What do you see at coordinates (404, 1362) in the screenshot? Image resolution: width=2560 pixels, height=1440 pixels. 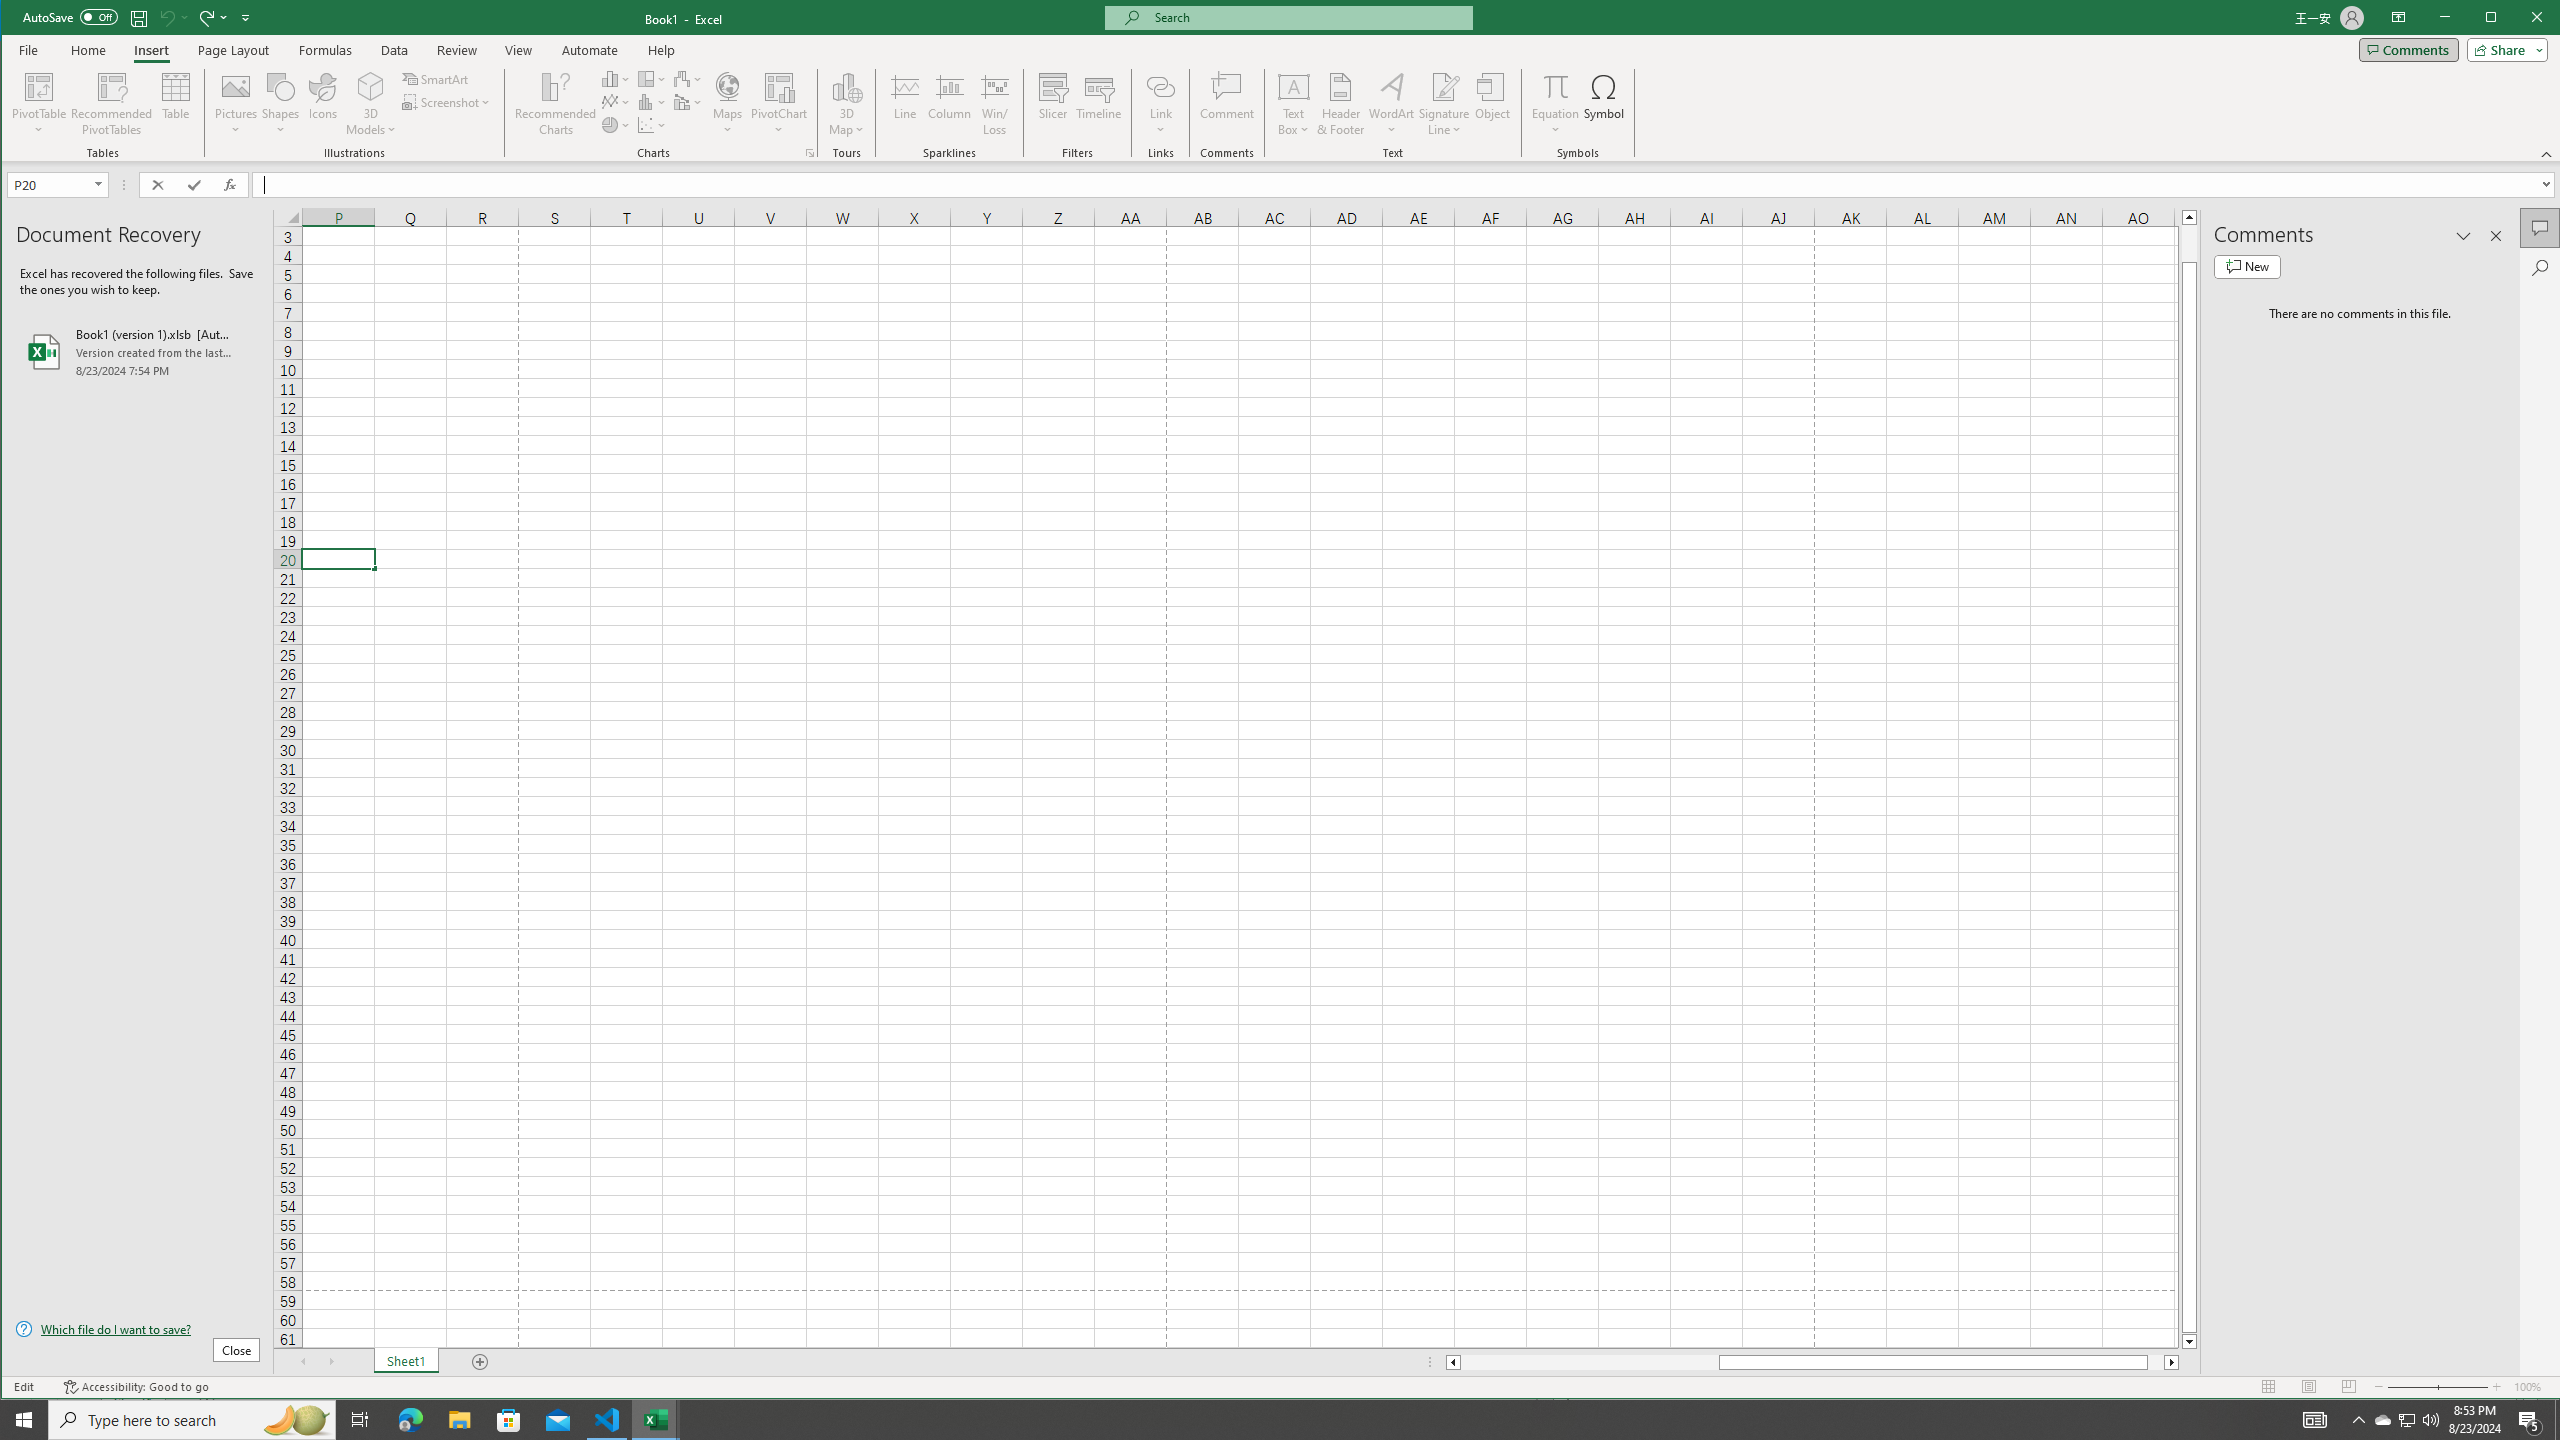 I see `'Sheet1'` at bounding box center [404, 1362].